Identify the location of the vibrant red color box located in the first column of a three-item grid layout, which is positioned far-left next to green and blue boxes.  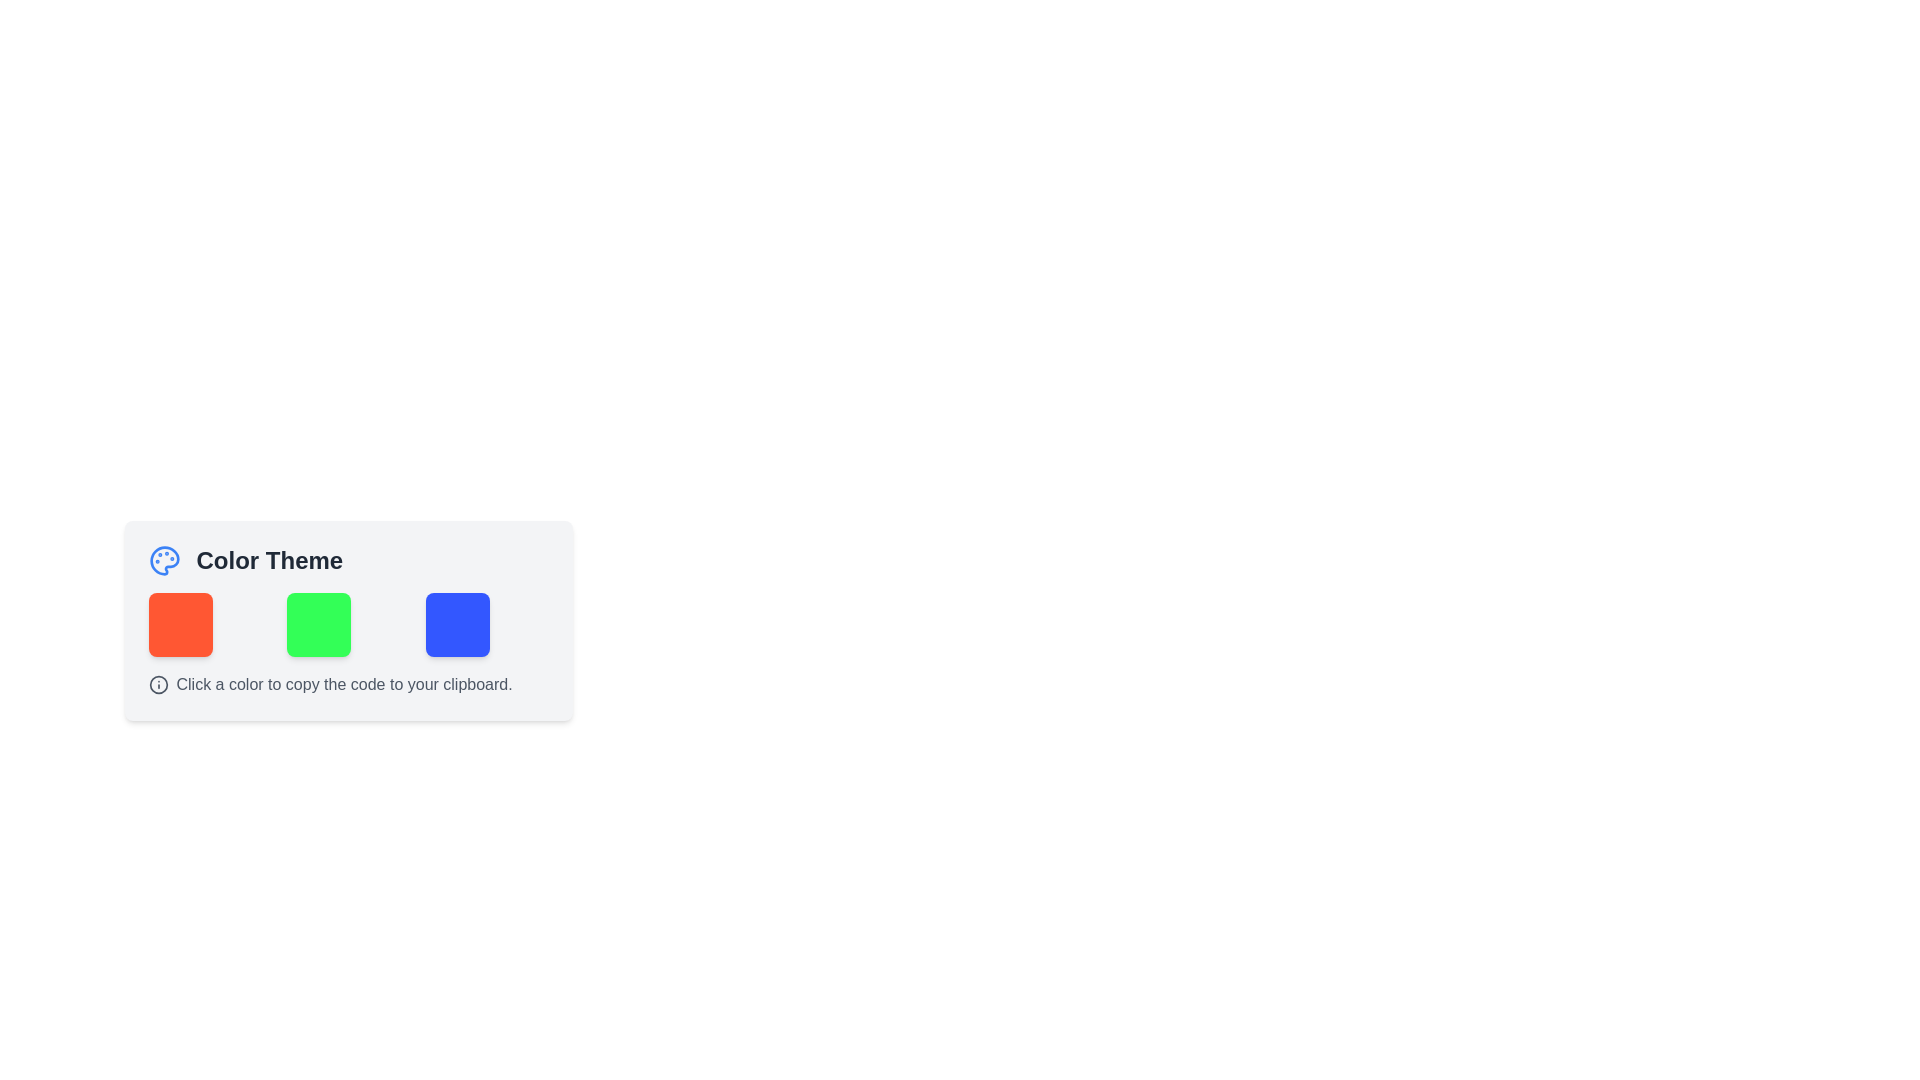
(180, 623).